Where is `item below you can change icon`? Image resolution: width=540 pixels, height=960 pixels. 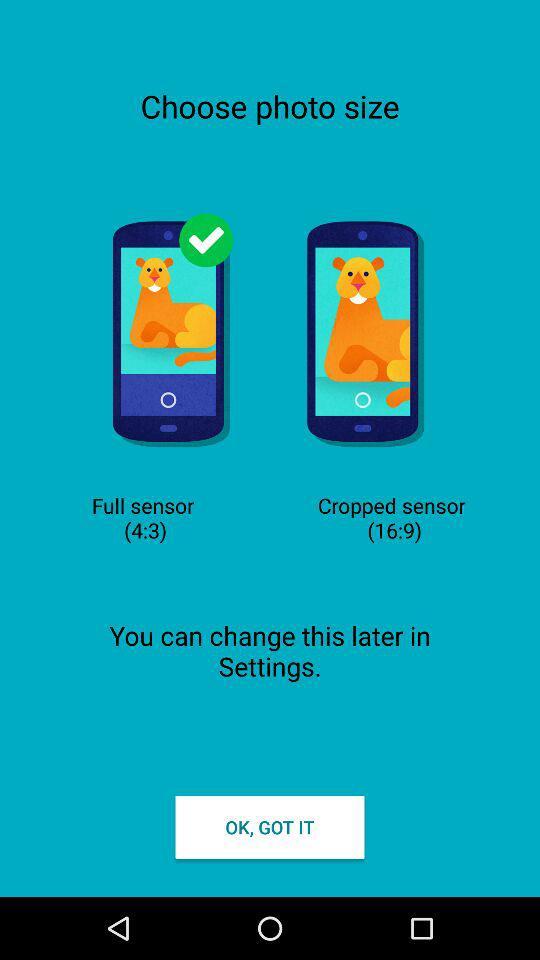 item below you can change icon is located at coordinates (270, 827).